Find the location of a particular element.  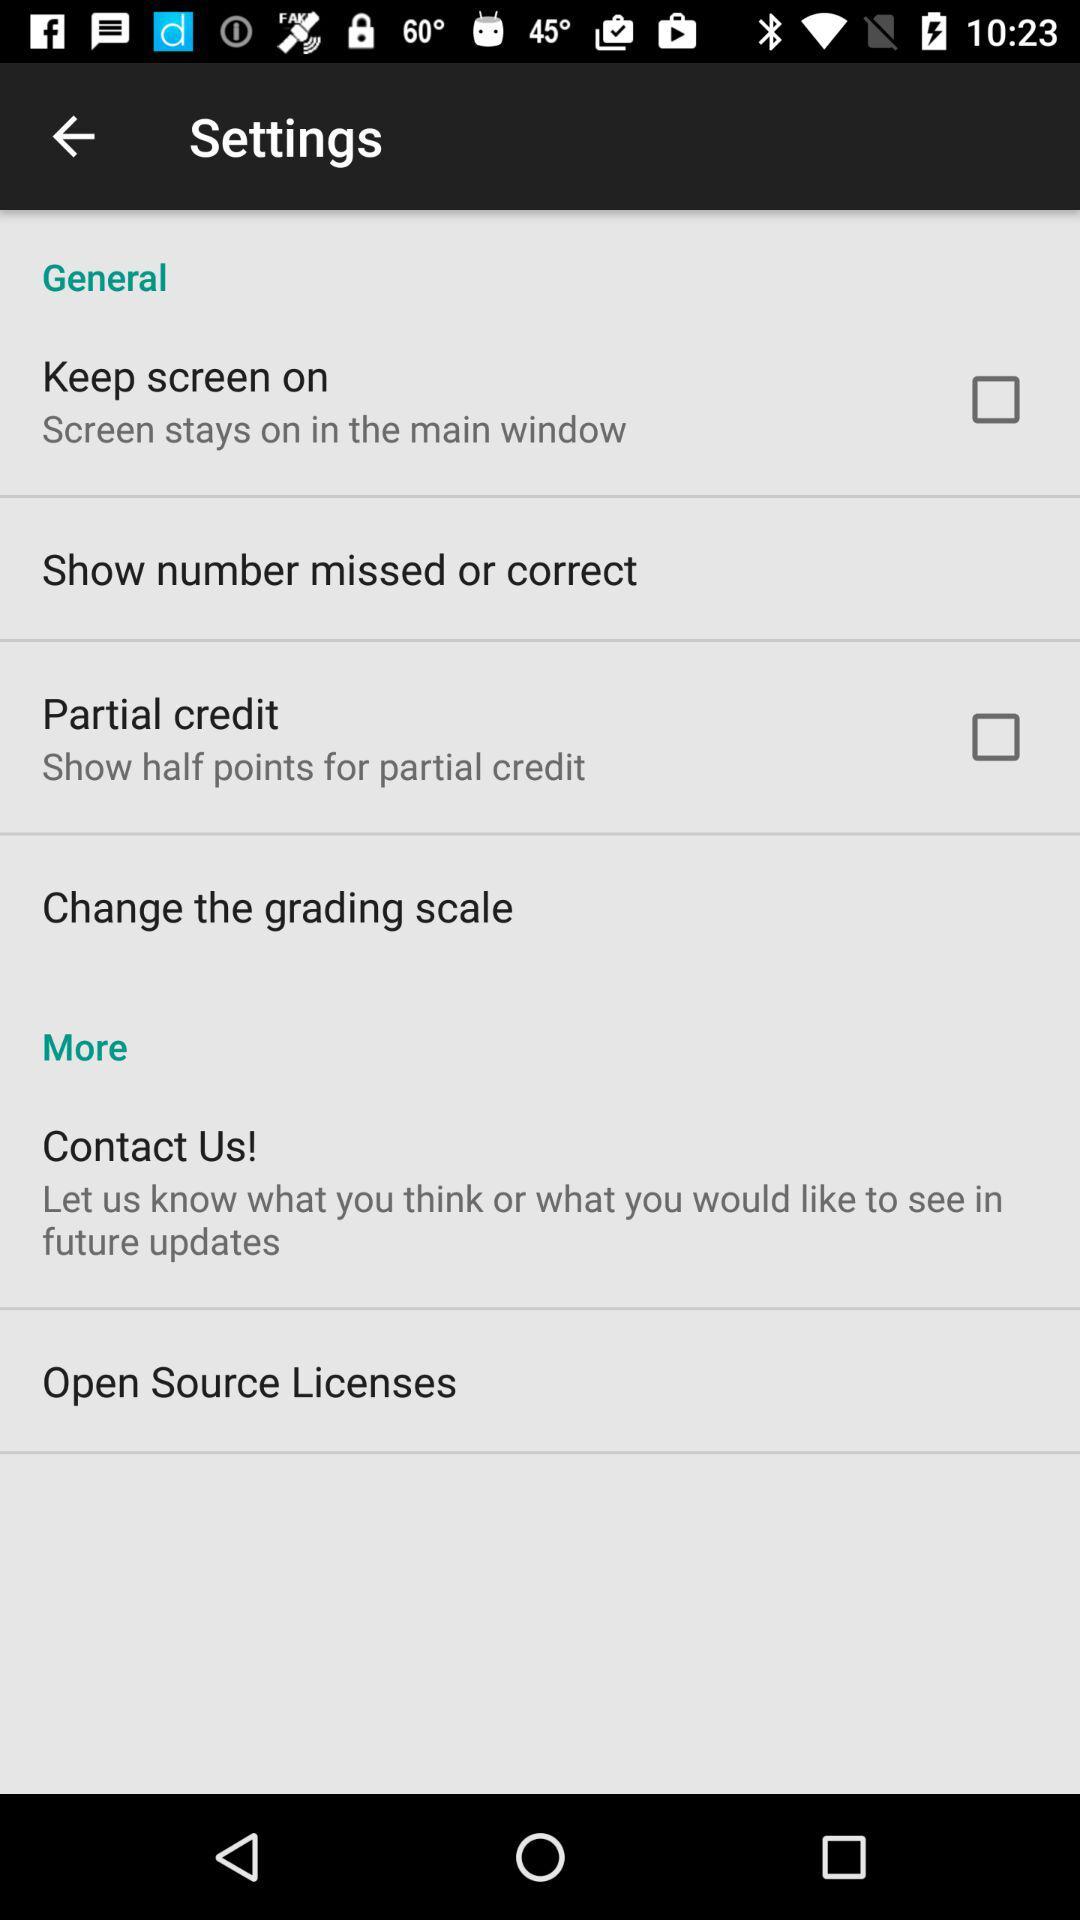

the general item is located at coordinates (540, 254).